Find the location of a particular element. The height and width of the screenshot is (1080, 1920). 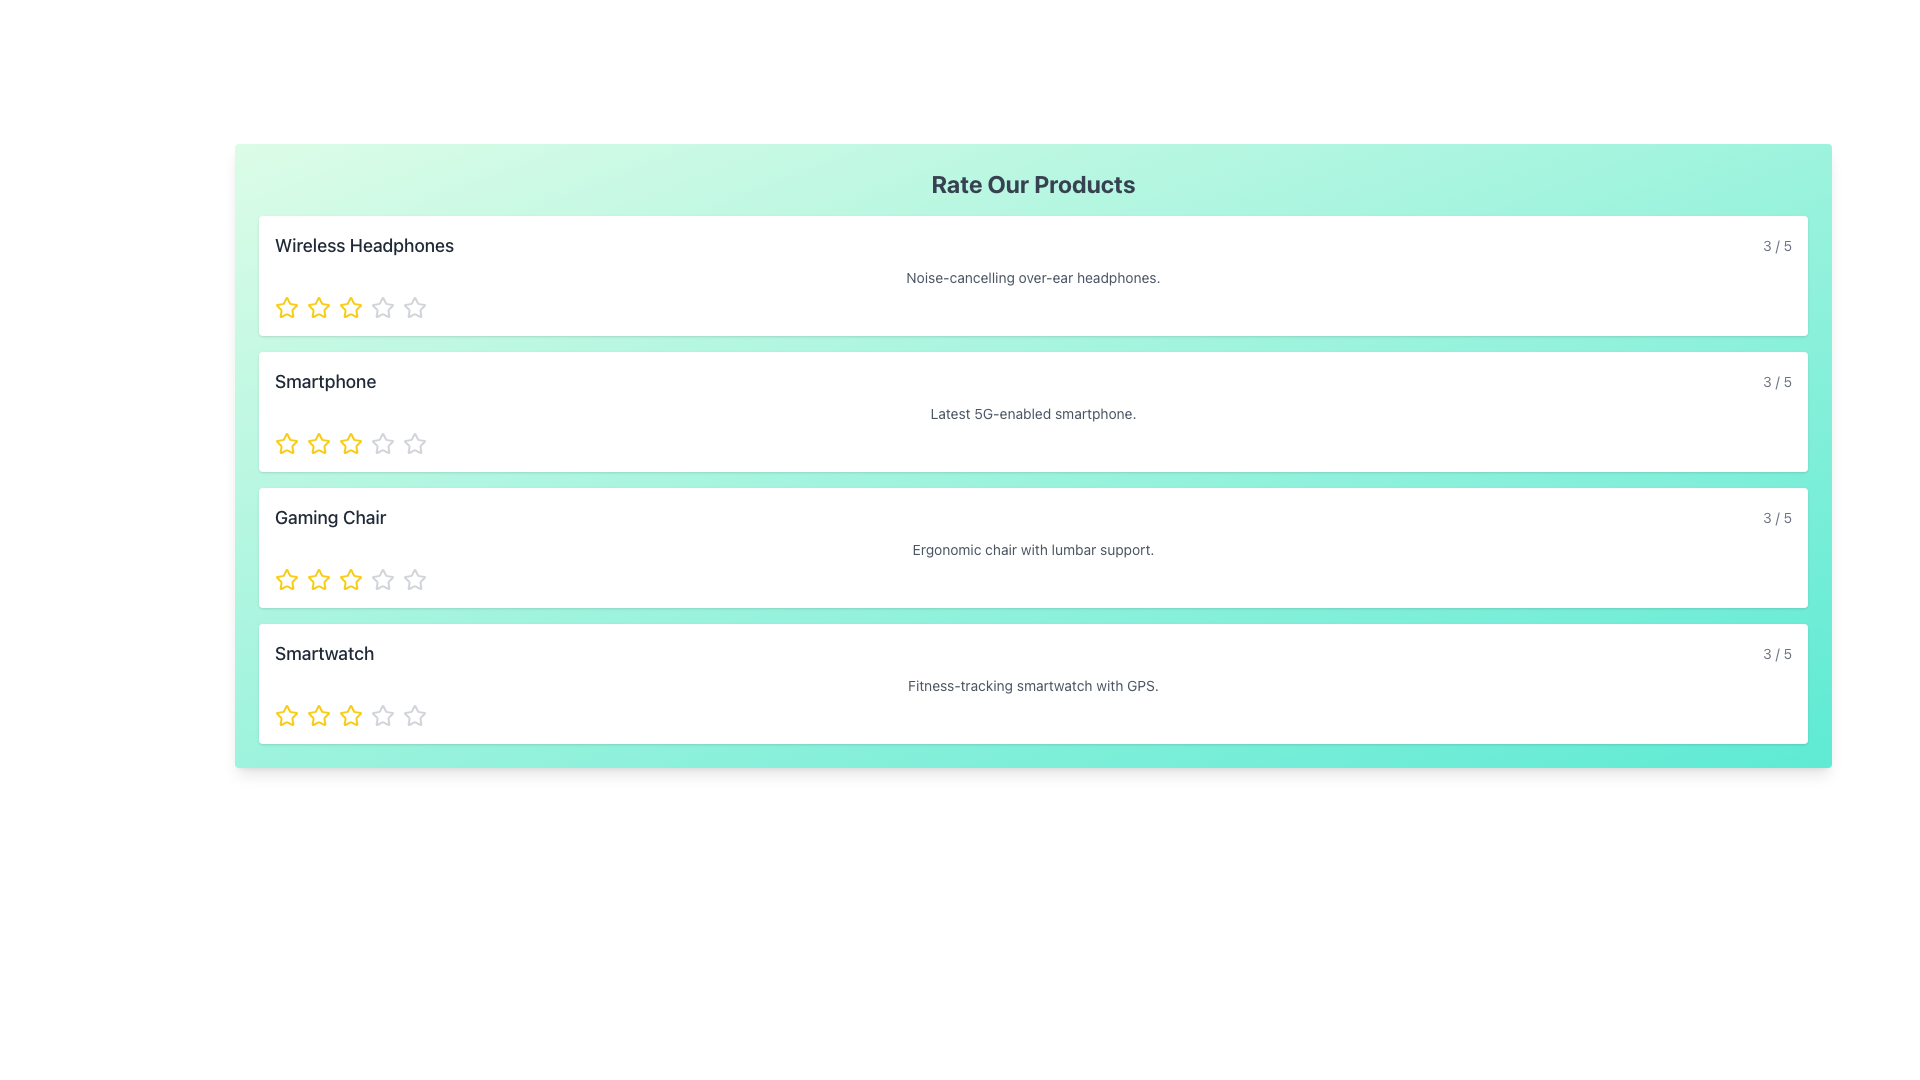

the second star icon with a yellow border in the fifth row of the rating system is located at coordinates (350, 714).